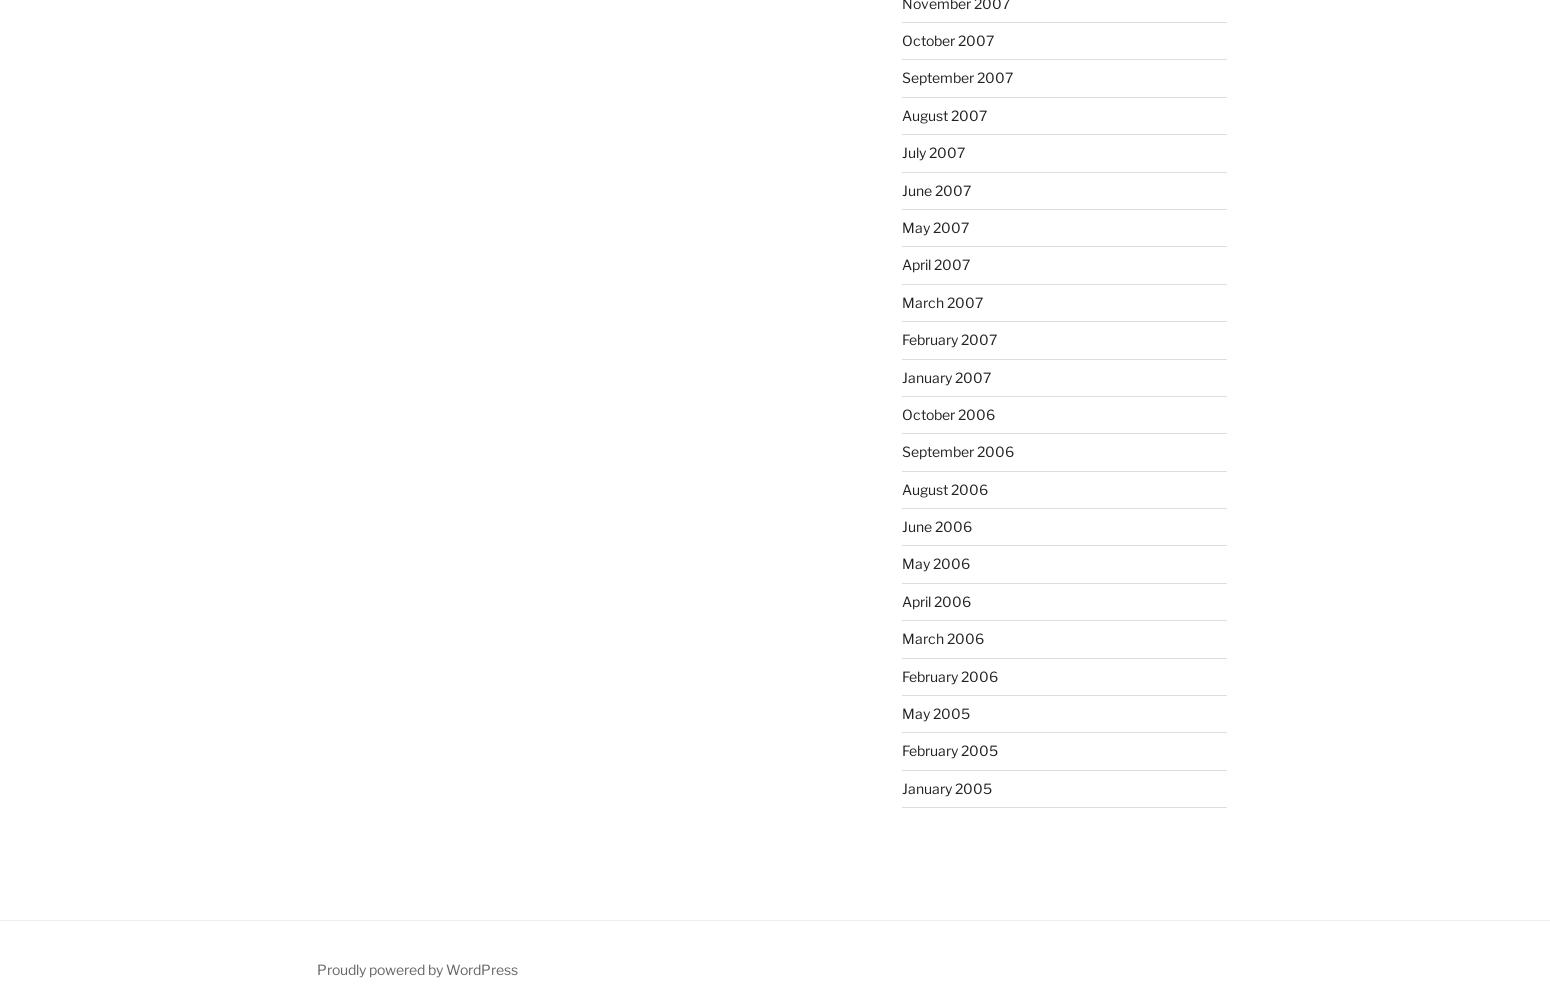 The width and height of the screenshot is (1550, 1007). Describe the element at coordinates (944, 786) in the screenshot. I see `'January 2005'` at that location.